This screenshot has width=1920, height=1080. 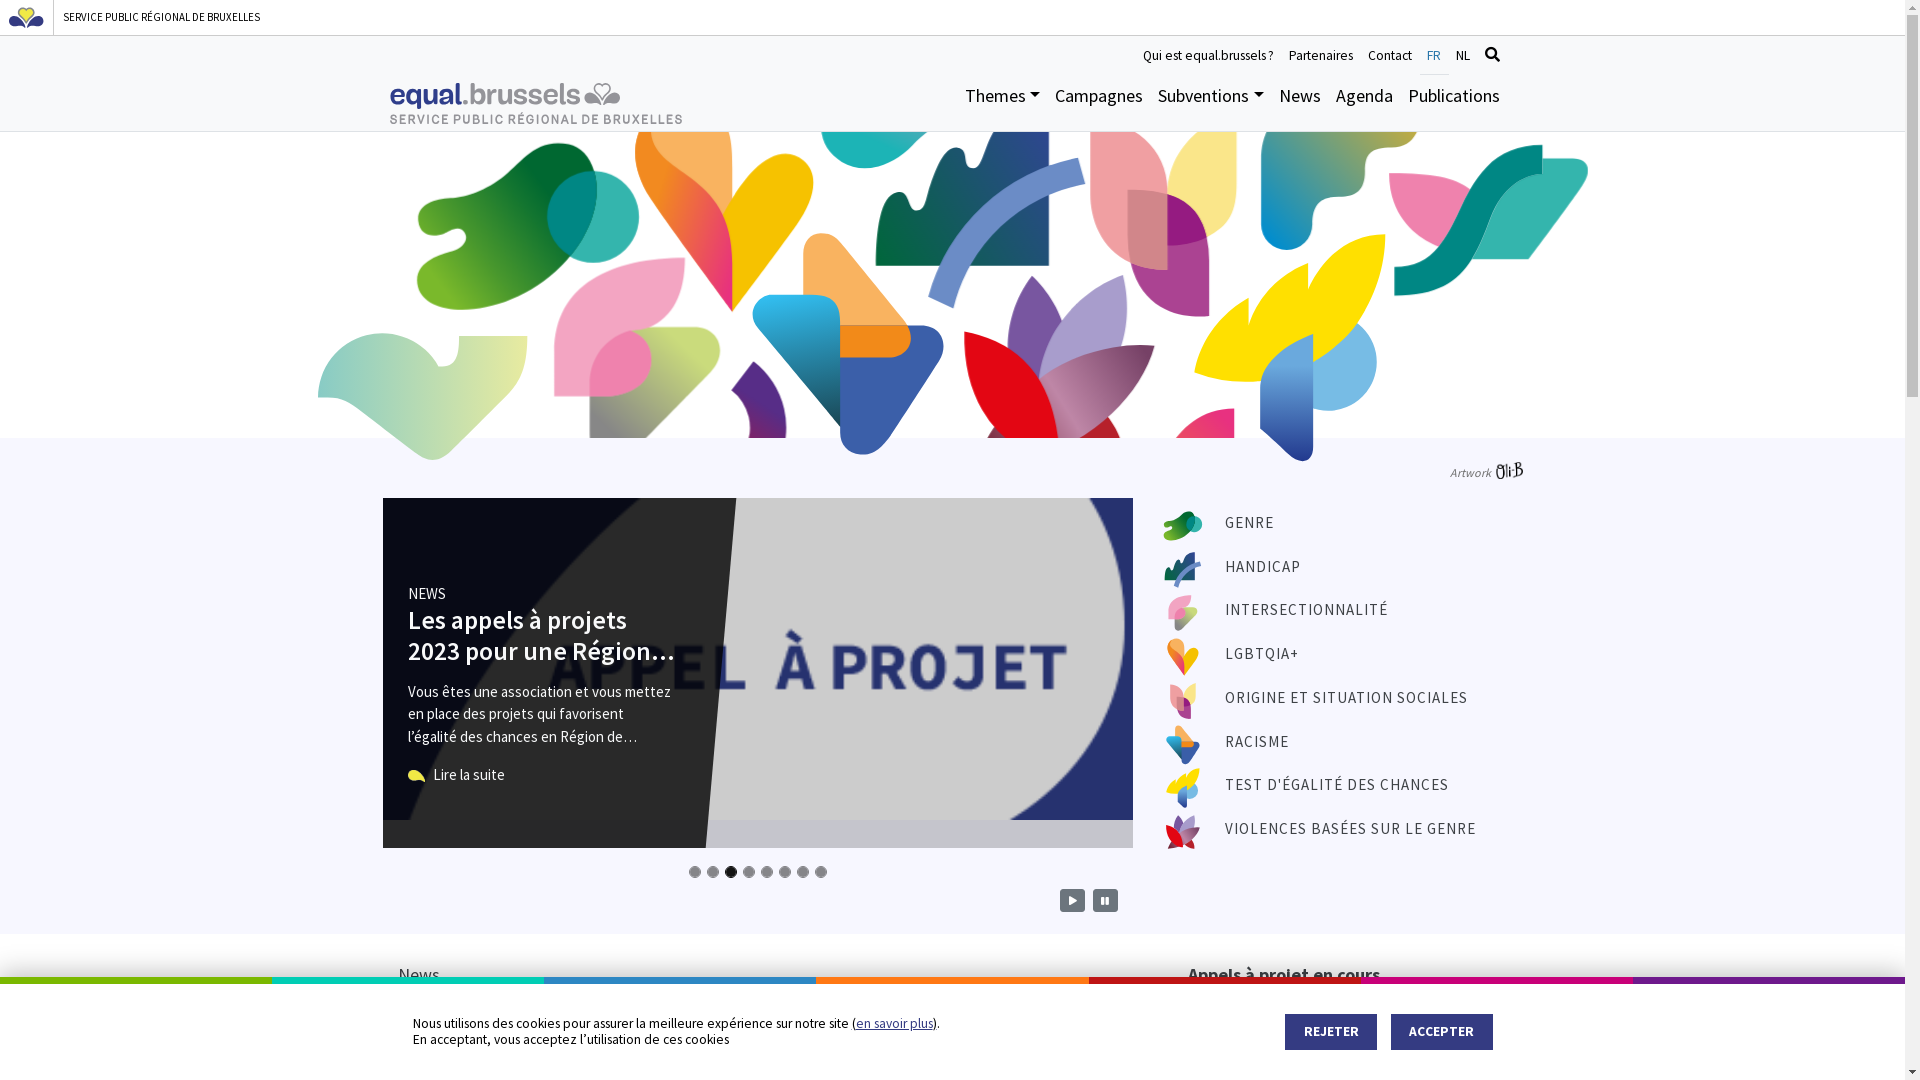 What do you see at coordinates (1486, 471) in the screenshot?
I see `'Artwork'` at bounding box center [1486, 471].